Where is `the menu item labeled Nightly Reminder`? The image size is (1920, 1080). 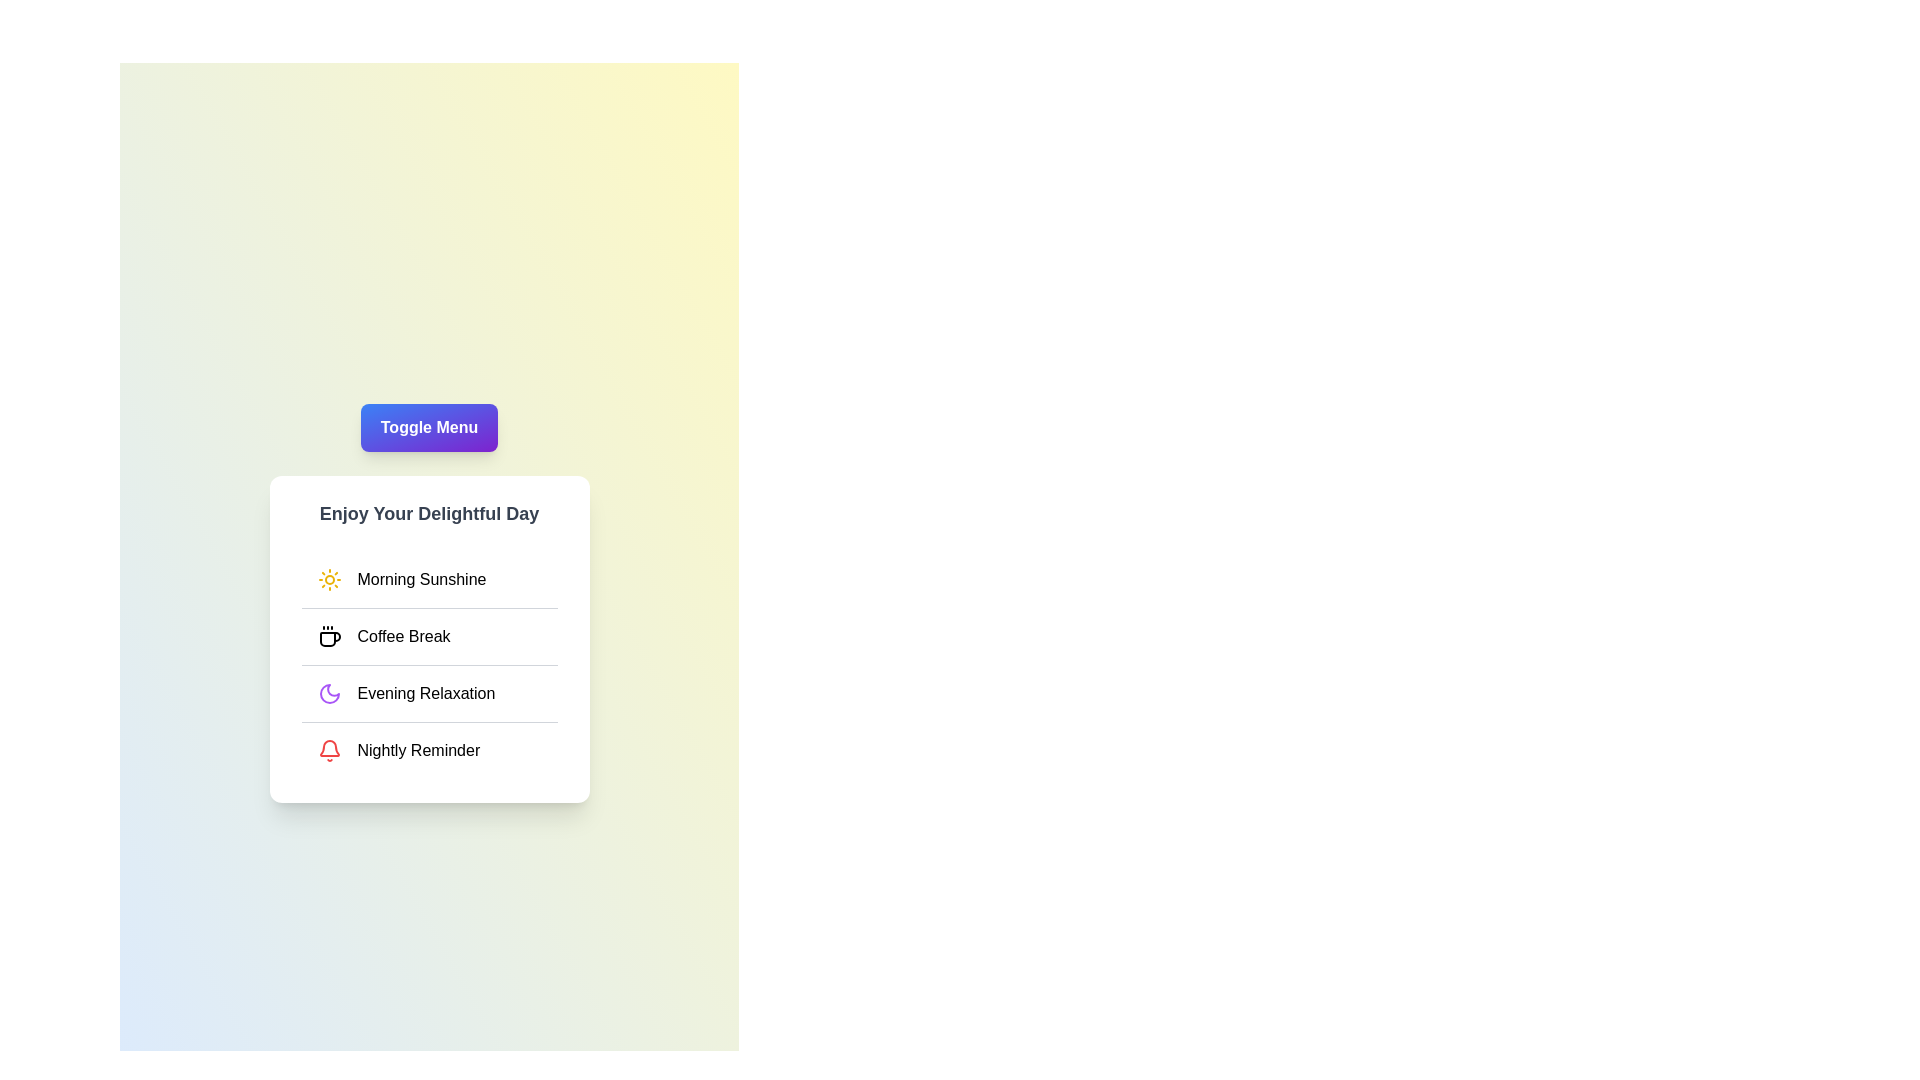 the menu item labeled Nightly Reminder is located at coordinates (428, 749).